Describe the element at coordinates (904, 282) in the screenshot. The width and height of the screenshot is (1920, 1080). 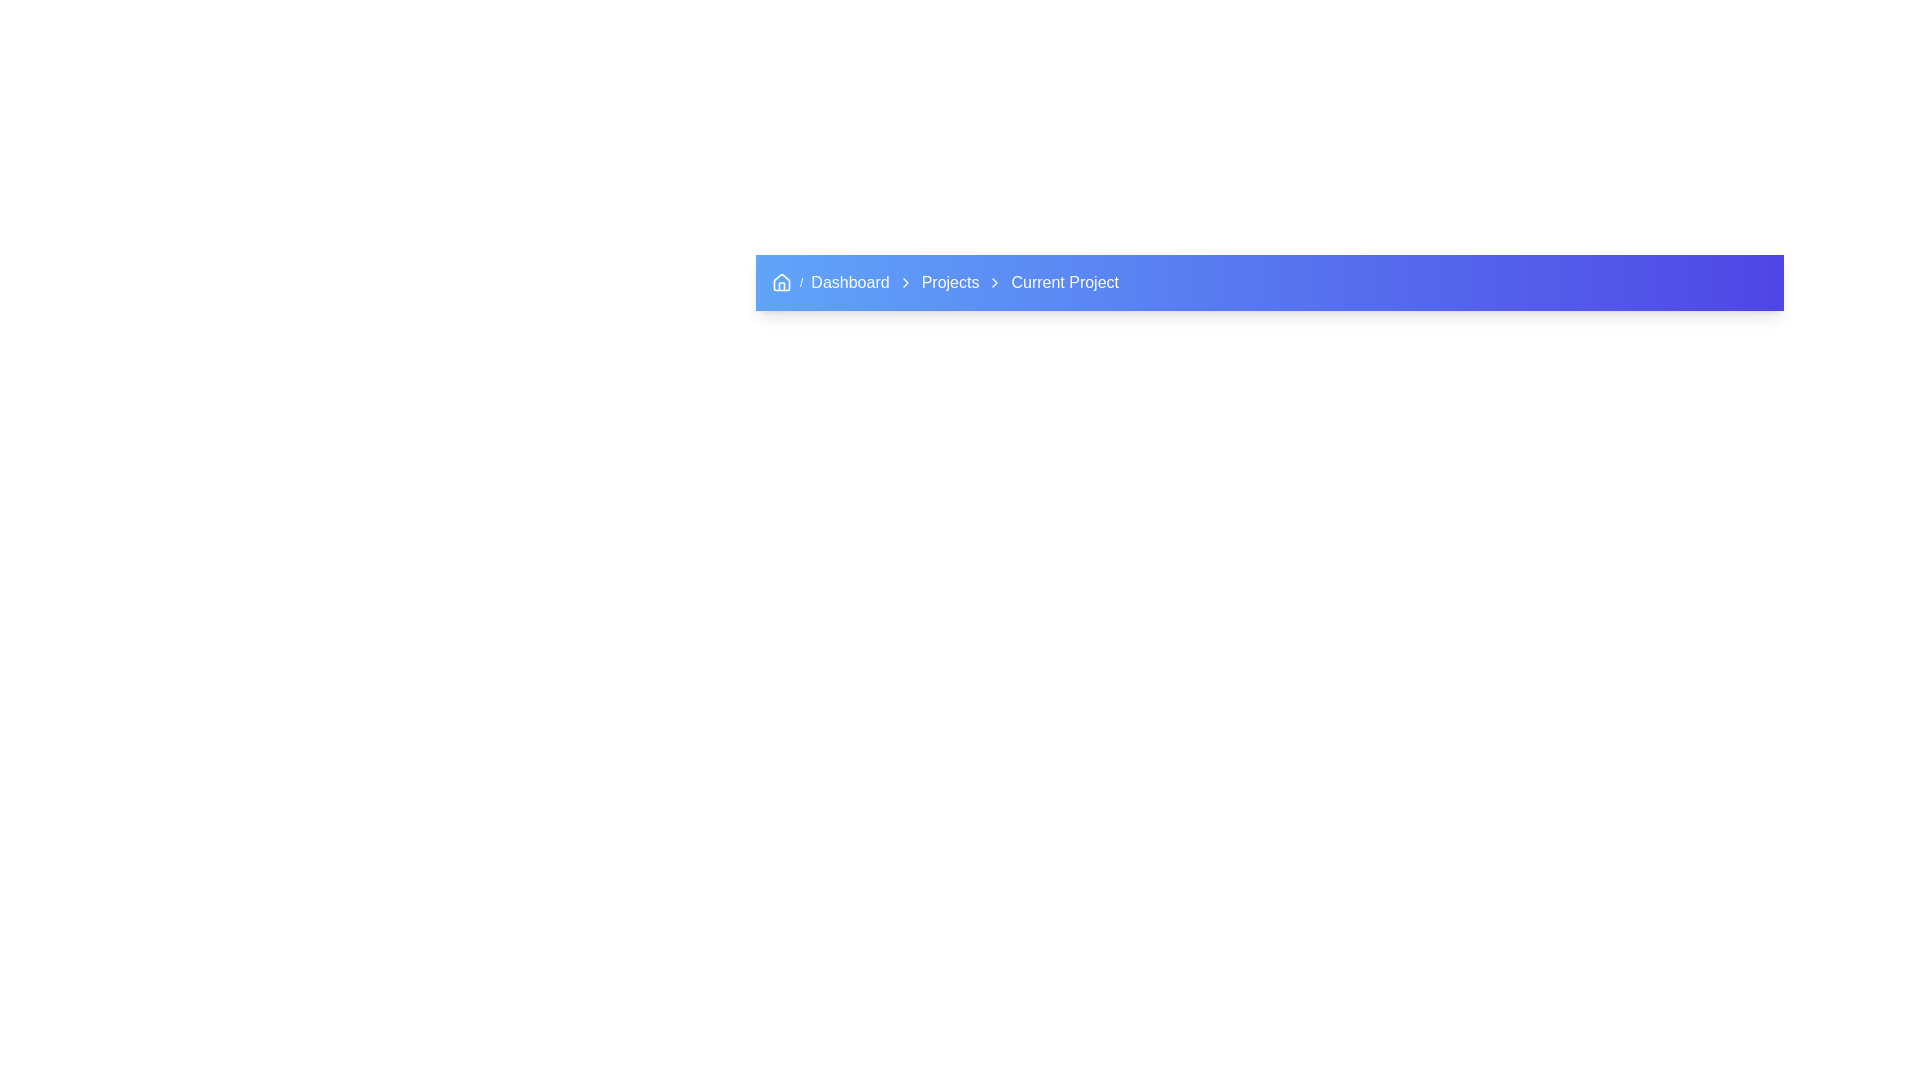
I see `the rightwards chevron SVG icon in the breadcrumb navigation bar, which separates 'Dashboard' and 'Projects'` at that location.